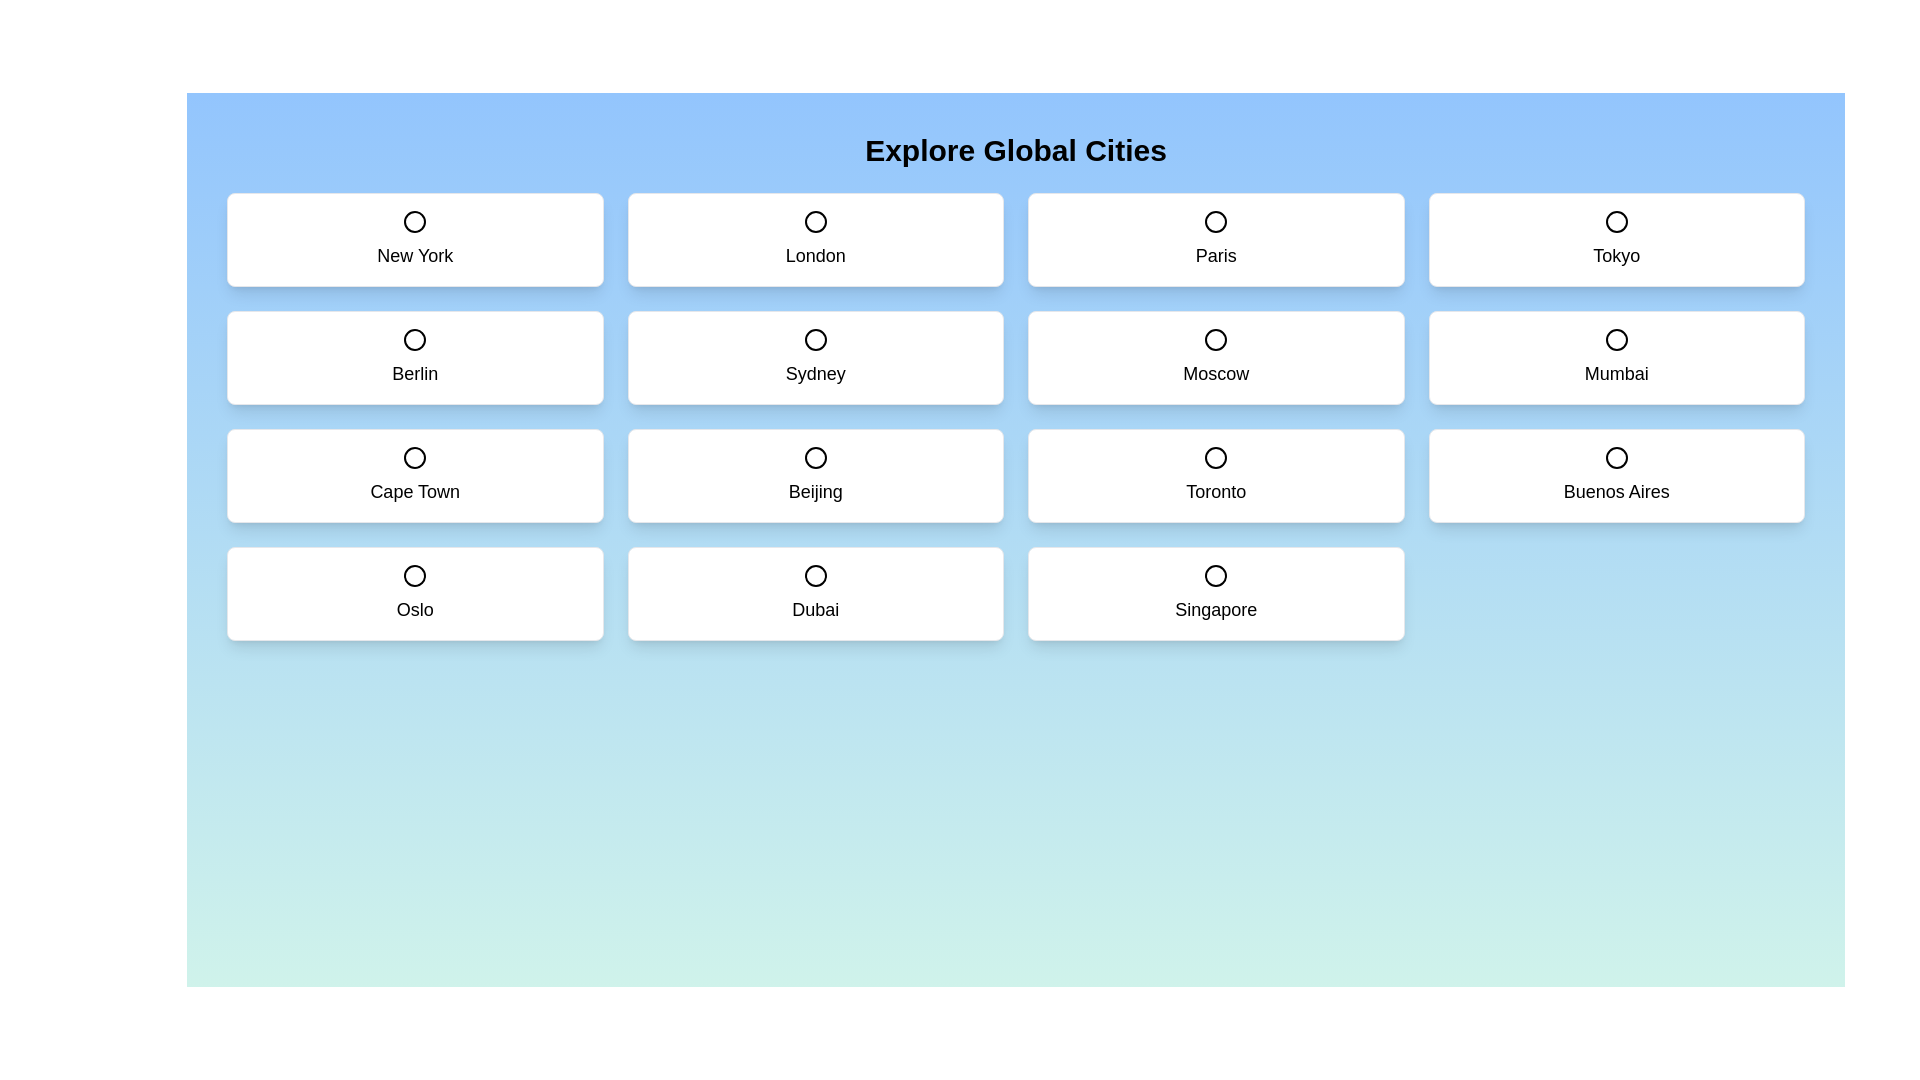  Describe the element at coordinates (1616, 475) in the screenshot. I see `the city card labeled Buenos Aires to toggle its selection state` at that location.